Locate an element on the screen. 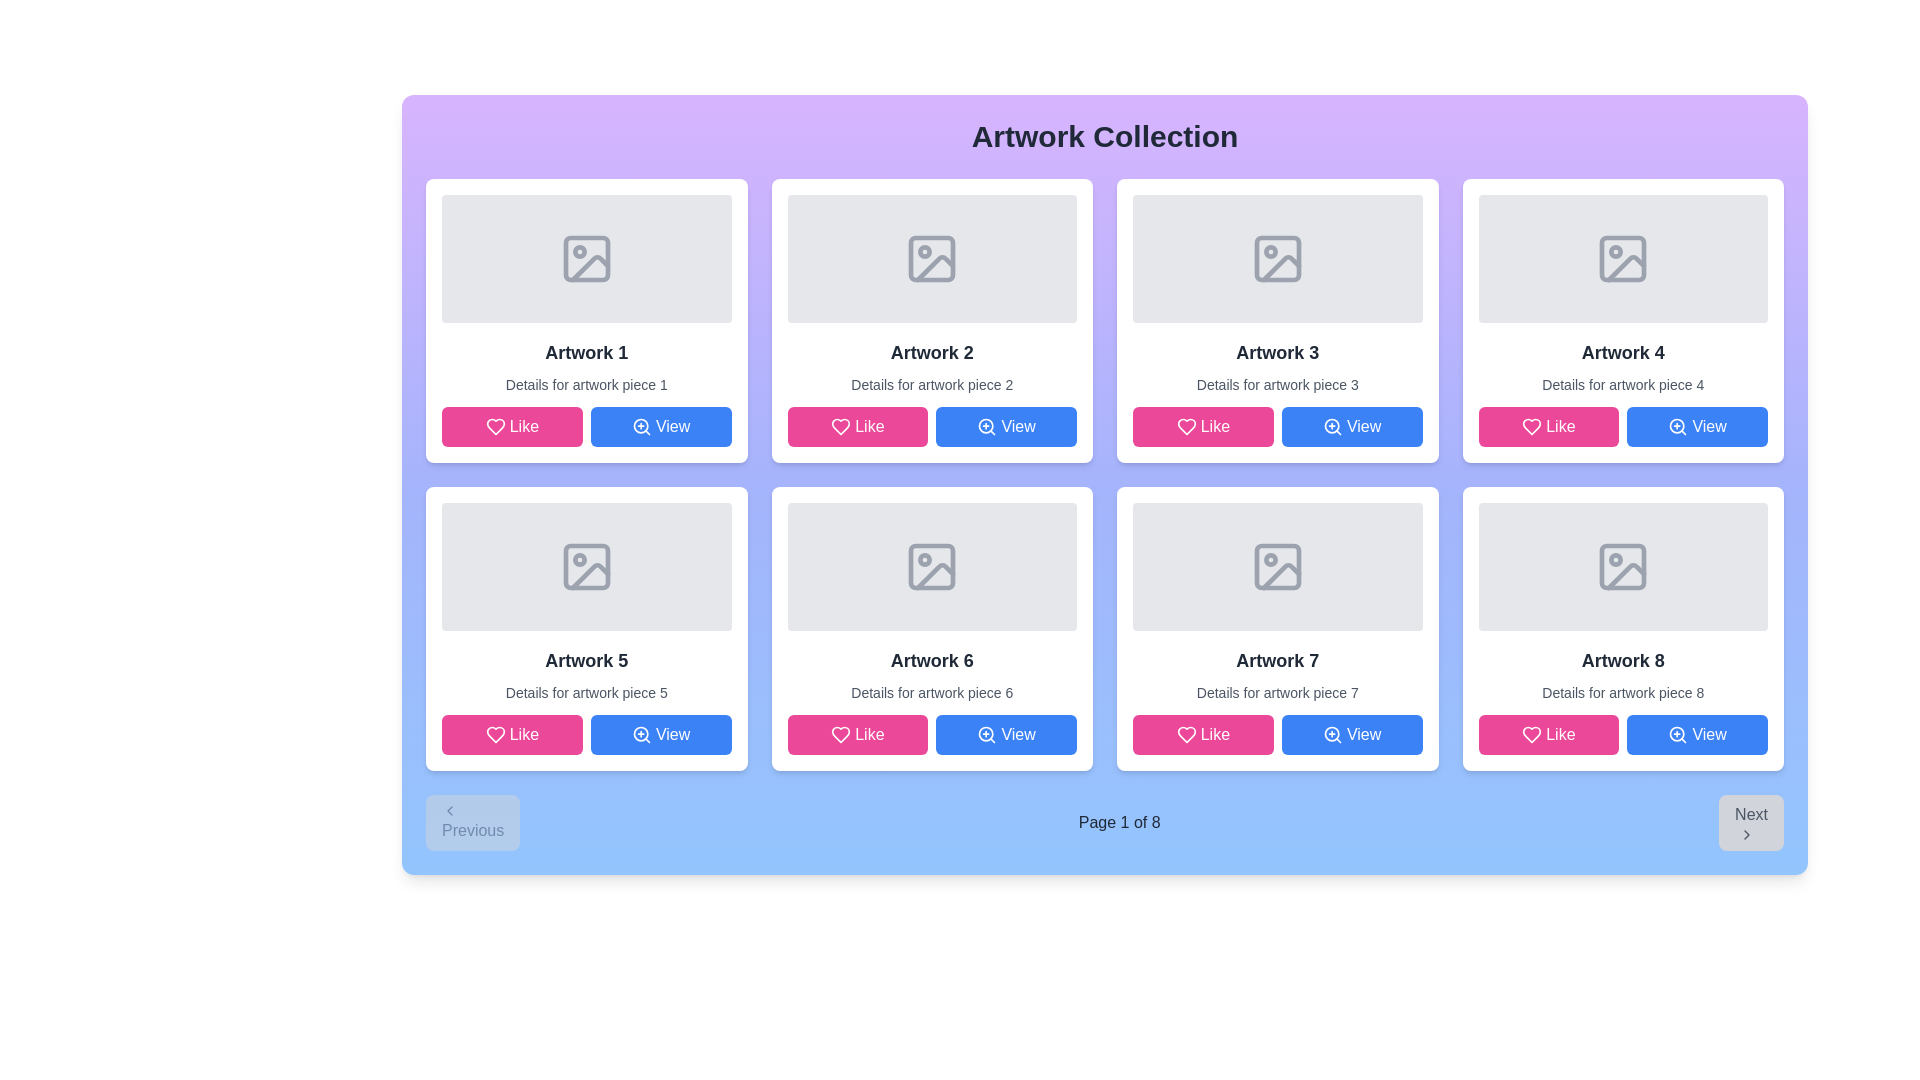 The height and width of the screenshot is (1080, 1920). the small circular shape filled with a distinct color within the top-right quadrant of the image-shaped icon in the 'Artwork 4' section is located at coordinates (1616, 250).